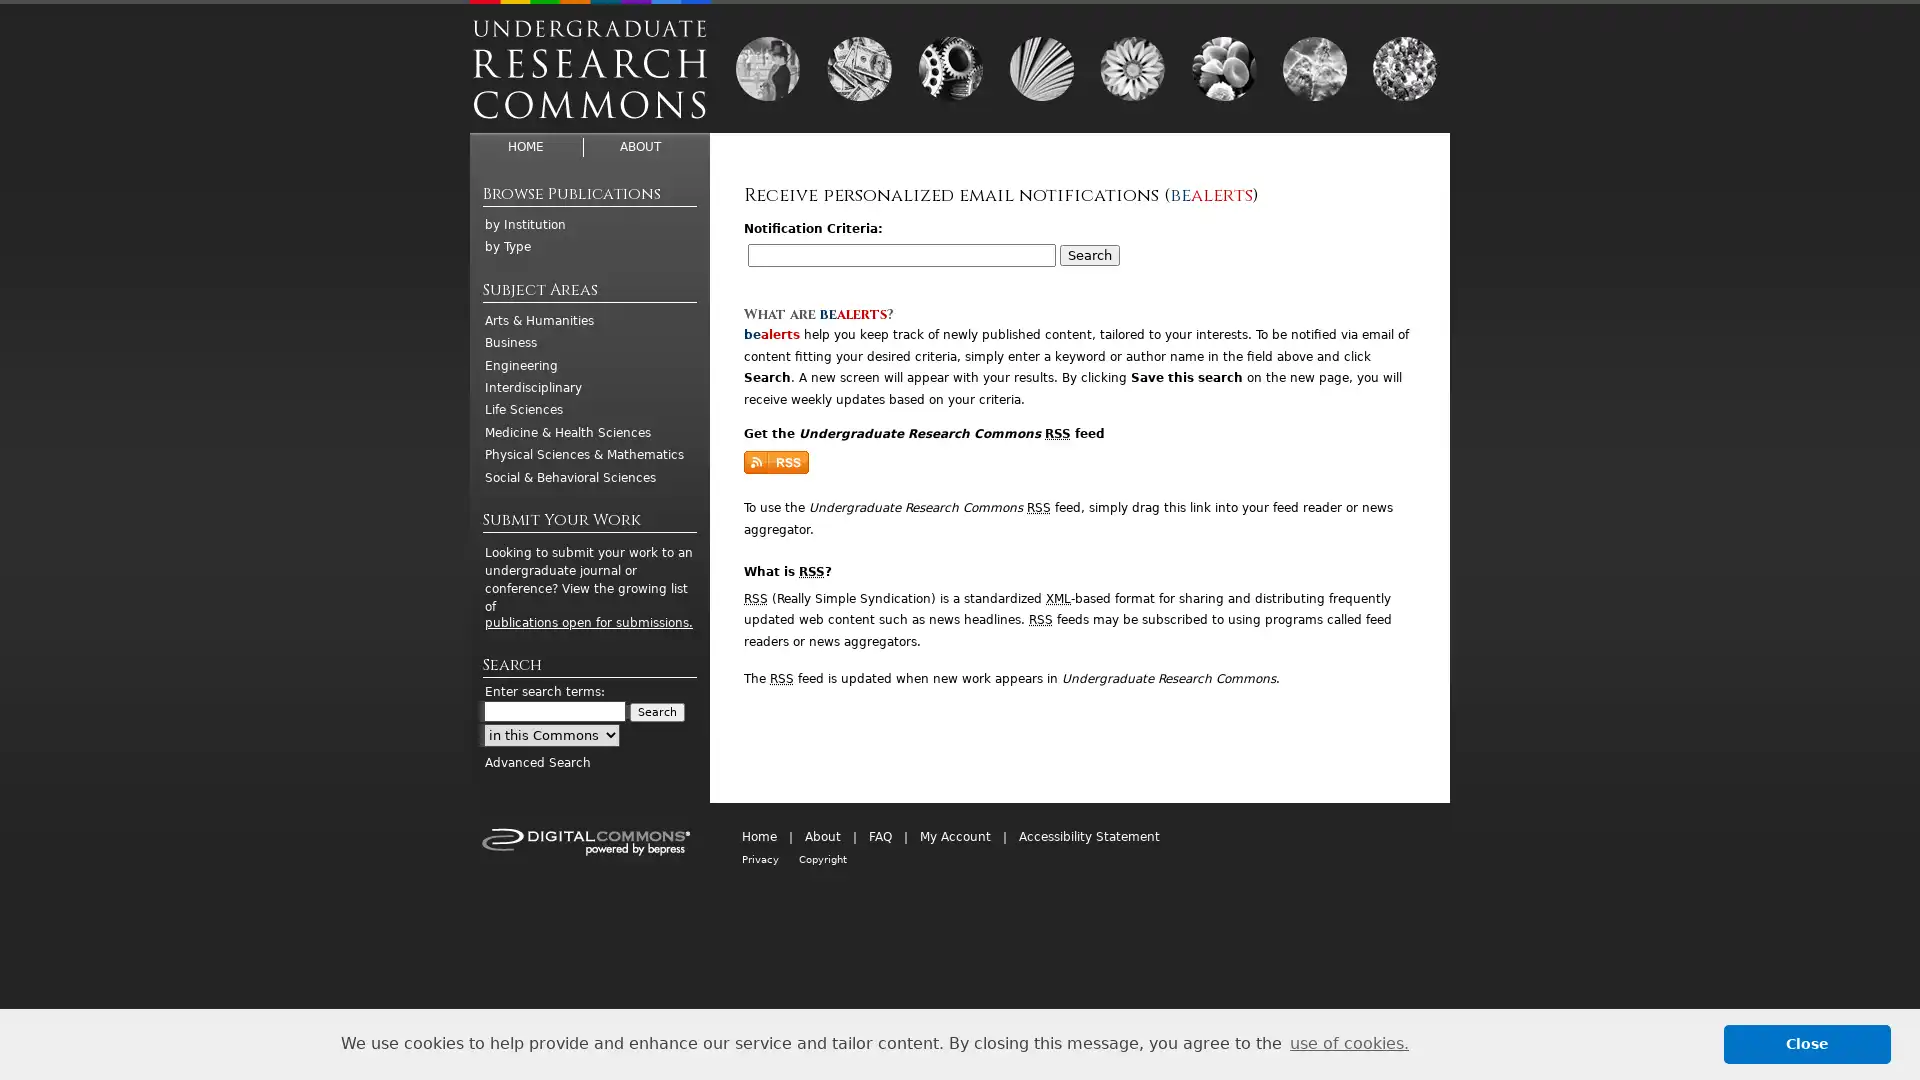 The width and height of the screenshot is (1920, 1080). Describe the element at coordinates (1807, 1043) in the screenshot. I see `dismiss cookie message` at that location.